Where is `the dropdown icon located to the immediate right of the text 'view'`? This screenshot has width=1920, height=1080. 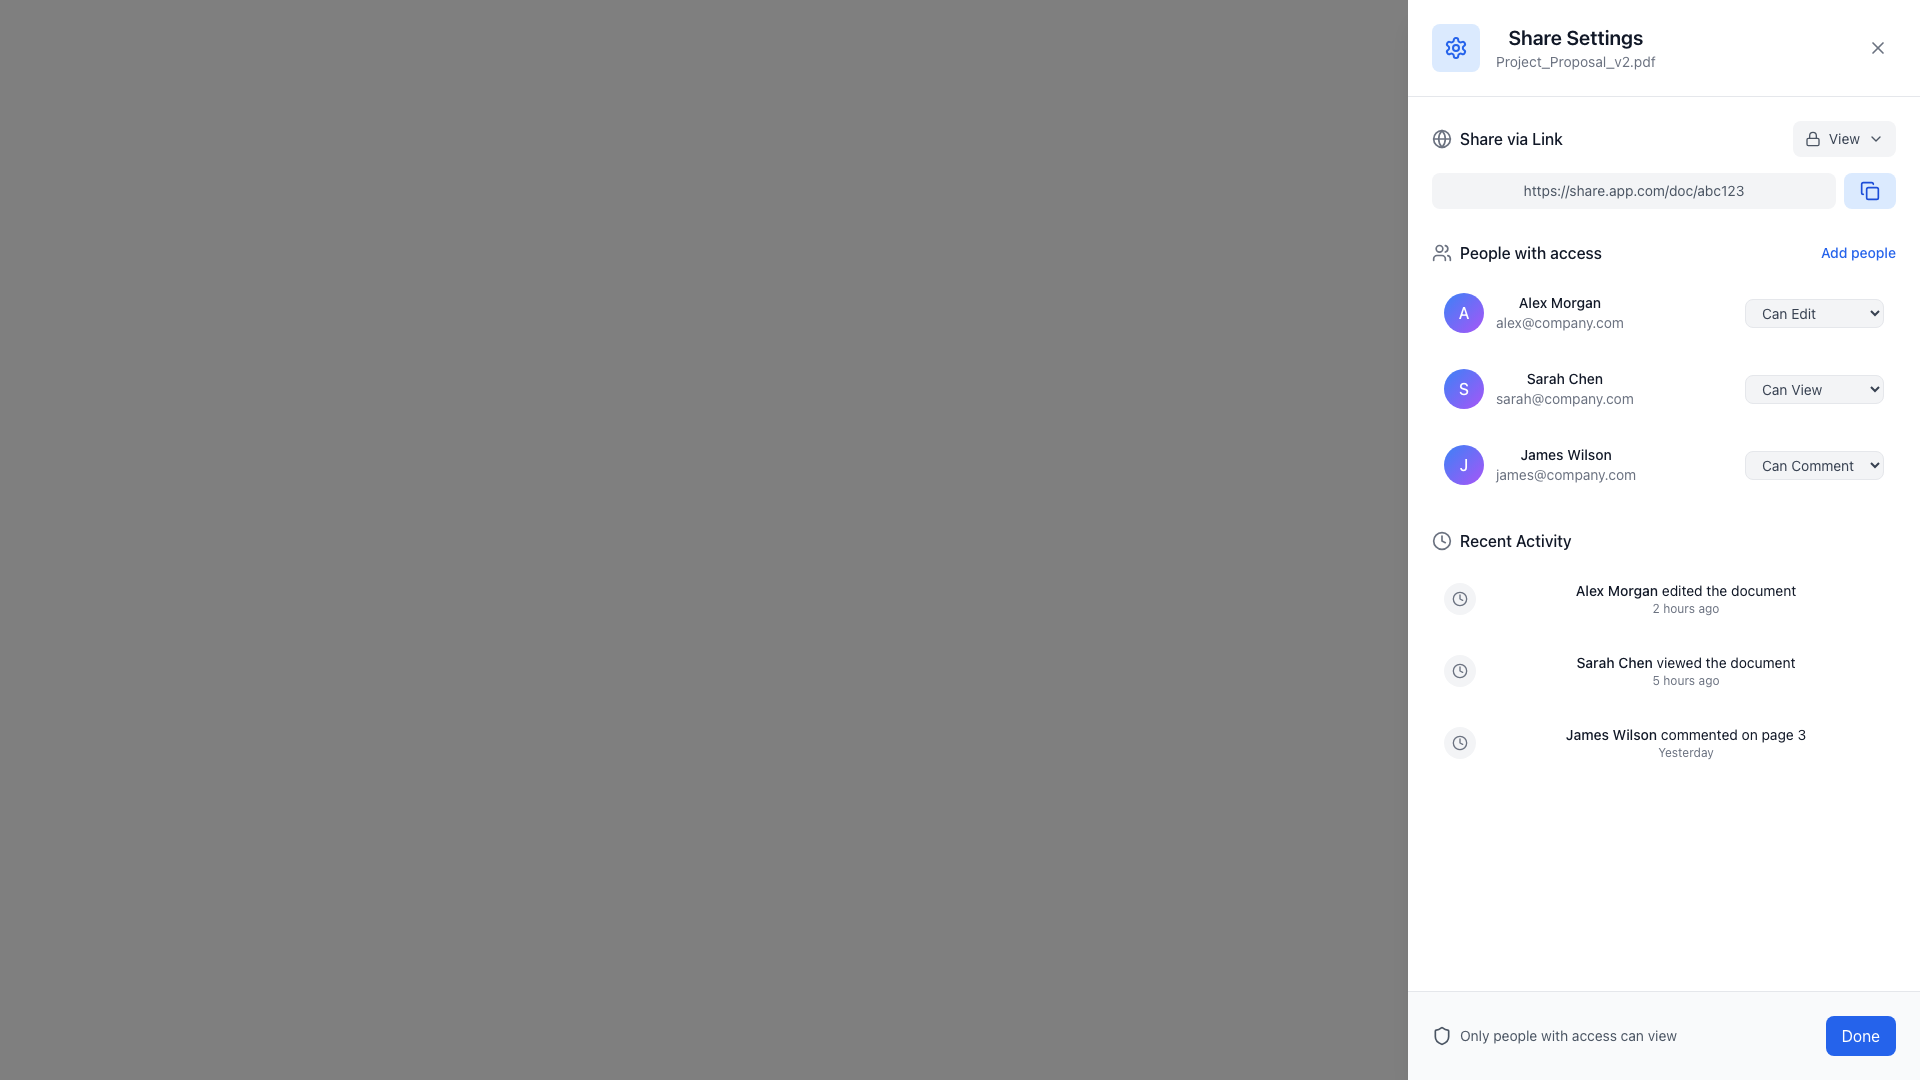 the dropdown icon located to the immediate right of the text 'view' is located at coordinates (1875, 137).